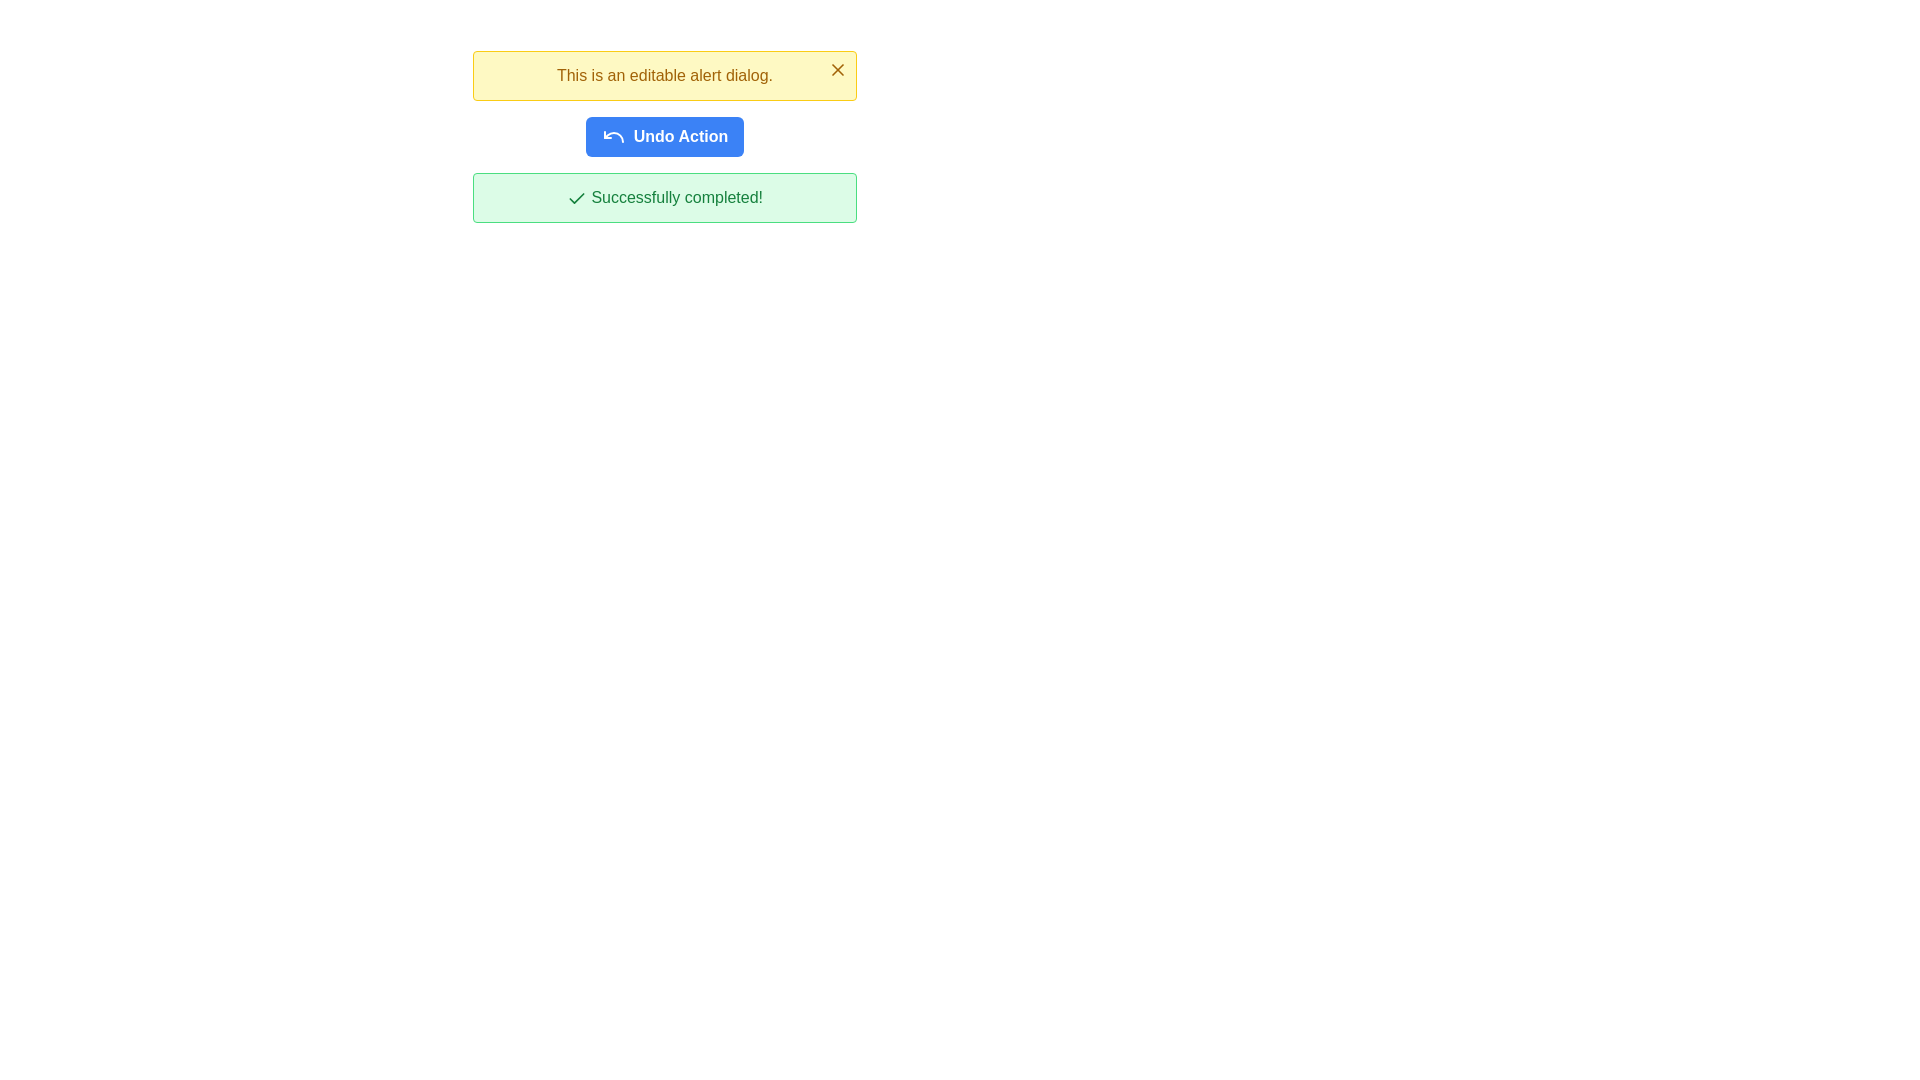 This screenshot has width=1920, height=1080. What do you see at coordinates (838, 68) in the screenshot?
I see `the diagonal line segment forming part of the 'X' shape in the top-right corner of the yellow alert box` at bounding box center [838, 68].